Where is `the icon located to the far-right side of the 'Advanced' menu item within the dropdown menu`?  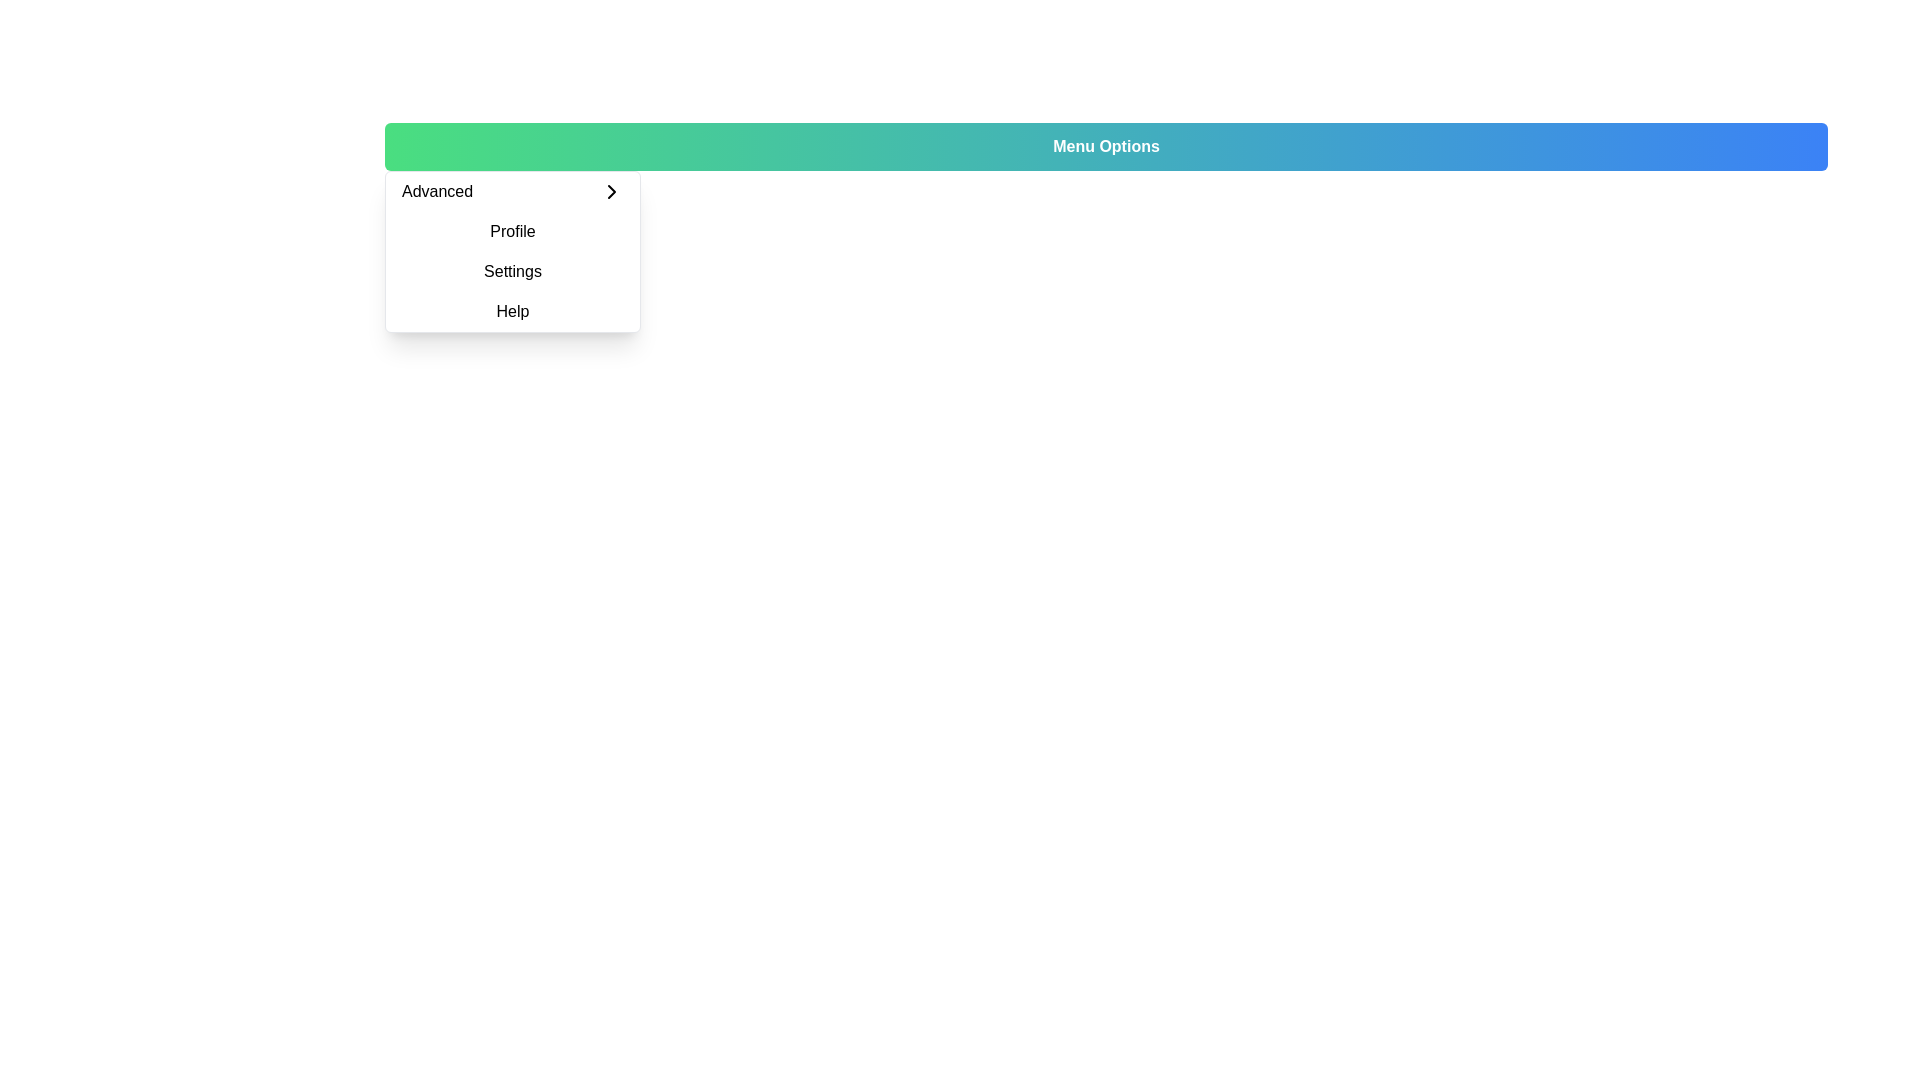 the icon located to the far-right side of the 'Advanced' menu item within the dropdown menu is located at coordinates (610, 192).